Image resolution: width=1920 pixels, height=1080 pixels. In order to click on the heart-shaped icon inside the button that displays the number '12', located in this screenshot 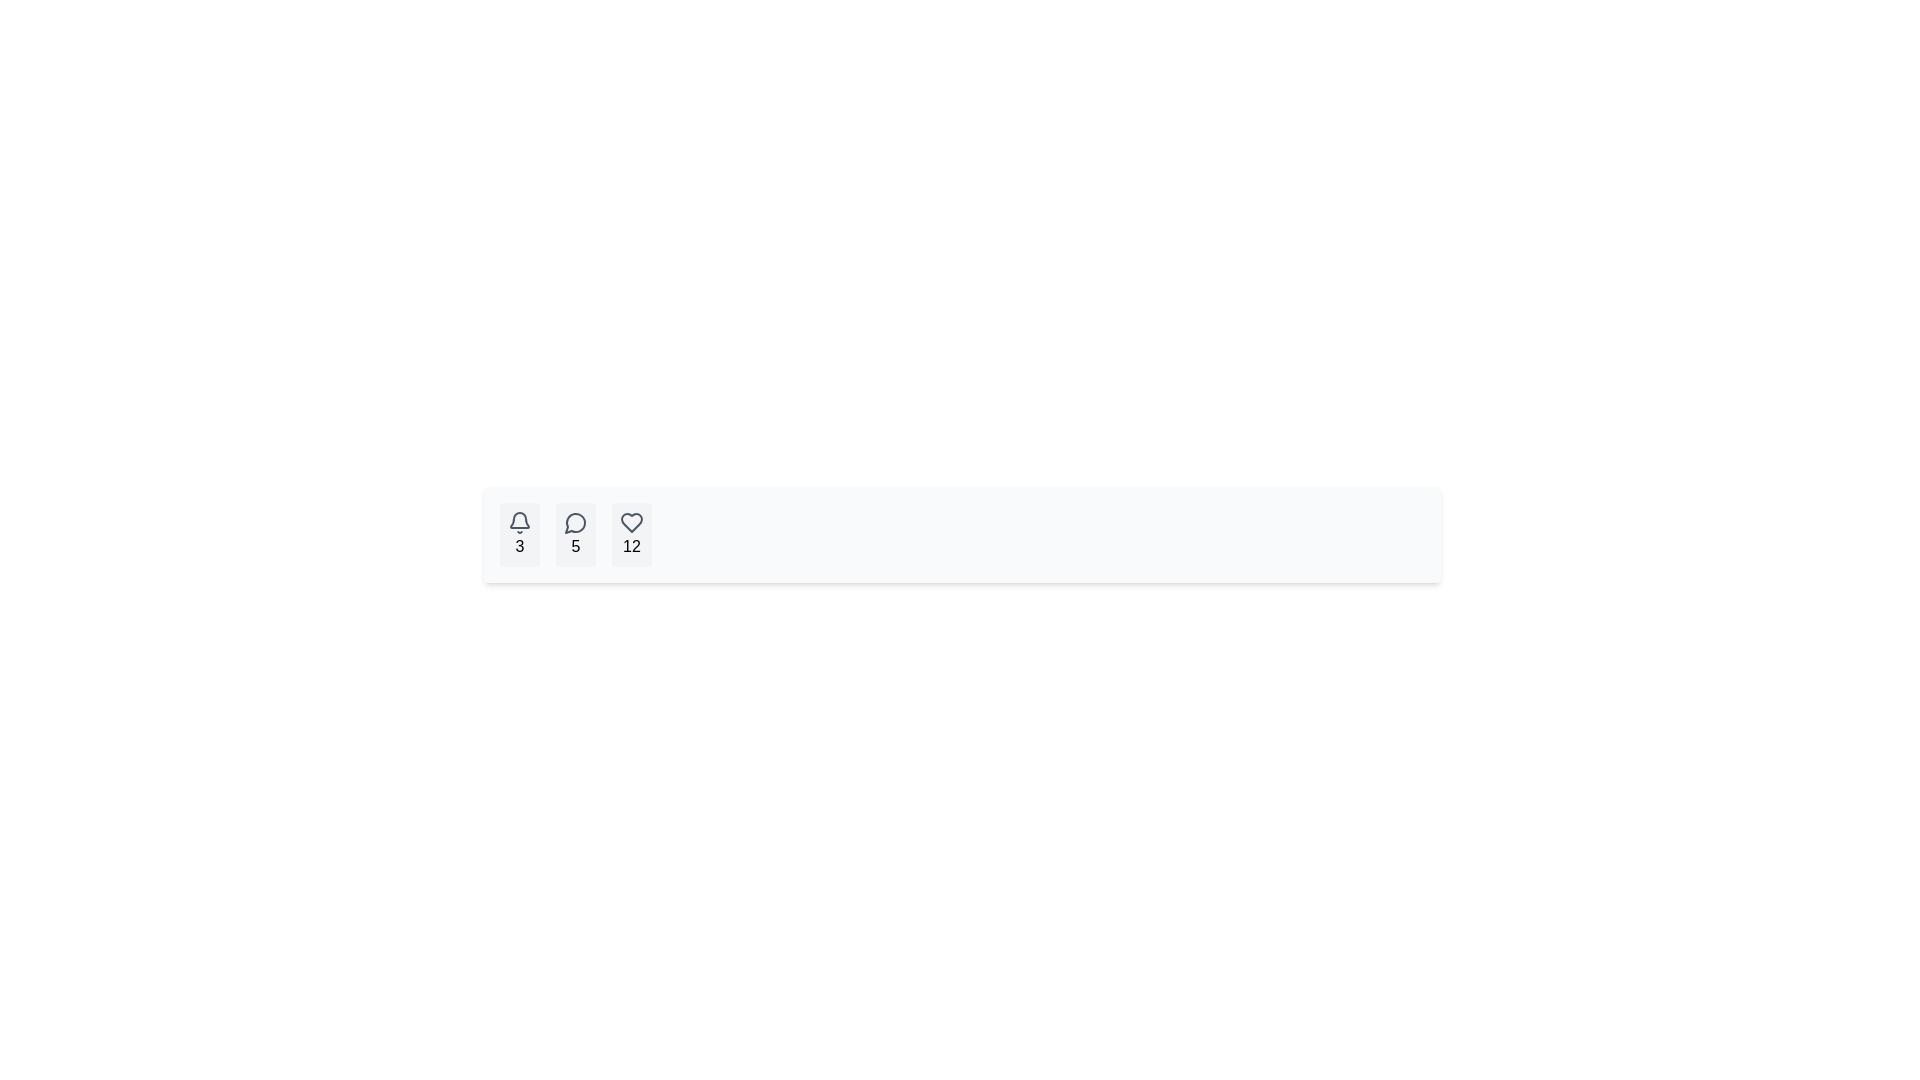, I will do `click(631, 522)`.